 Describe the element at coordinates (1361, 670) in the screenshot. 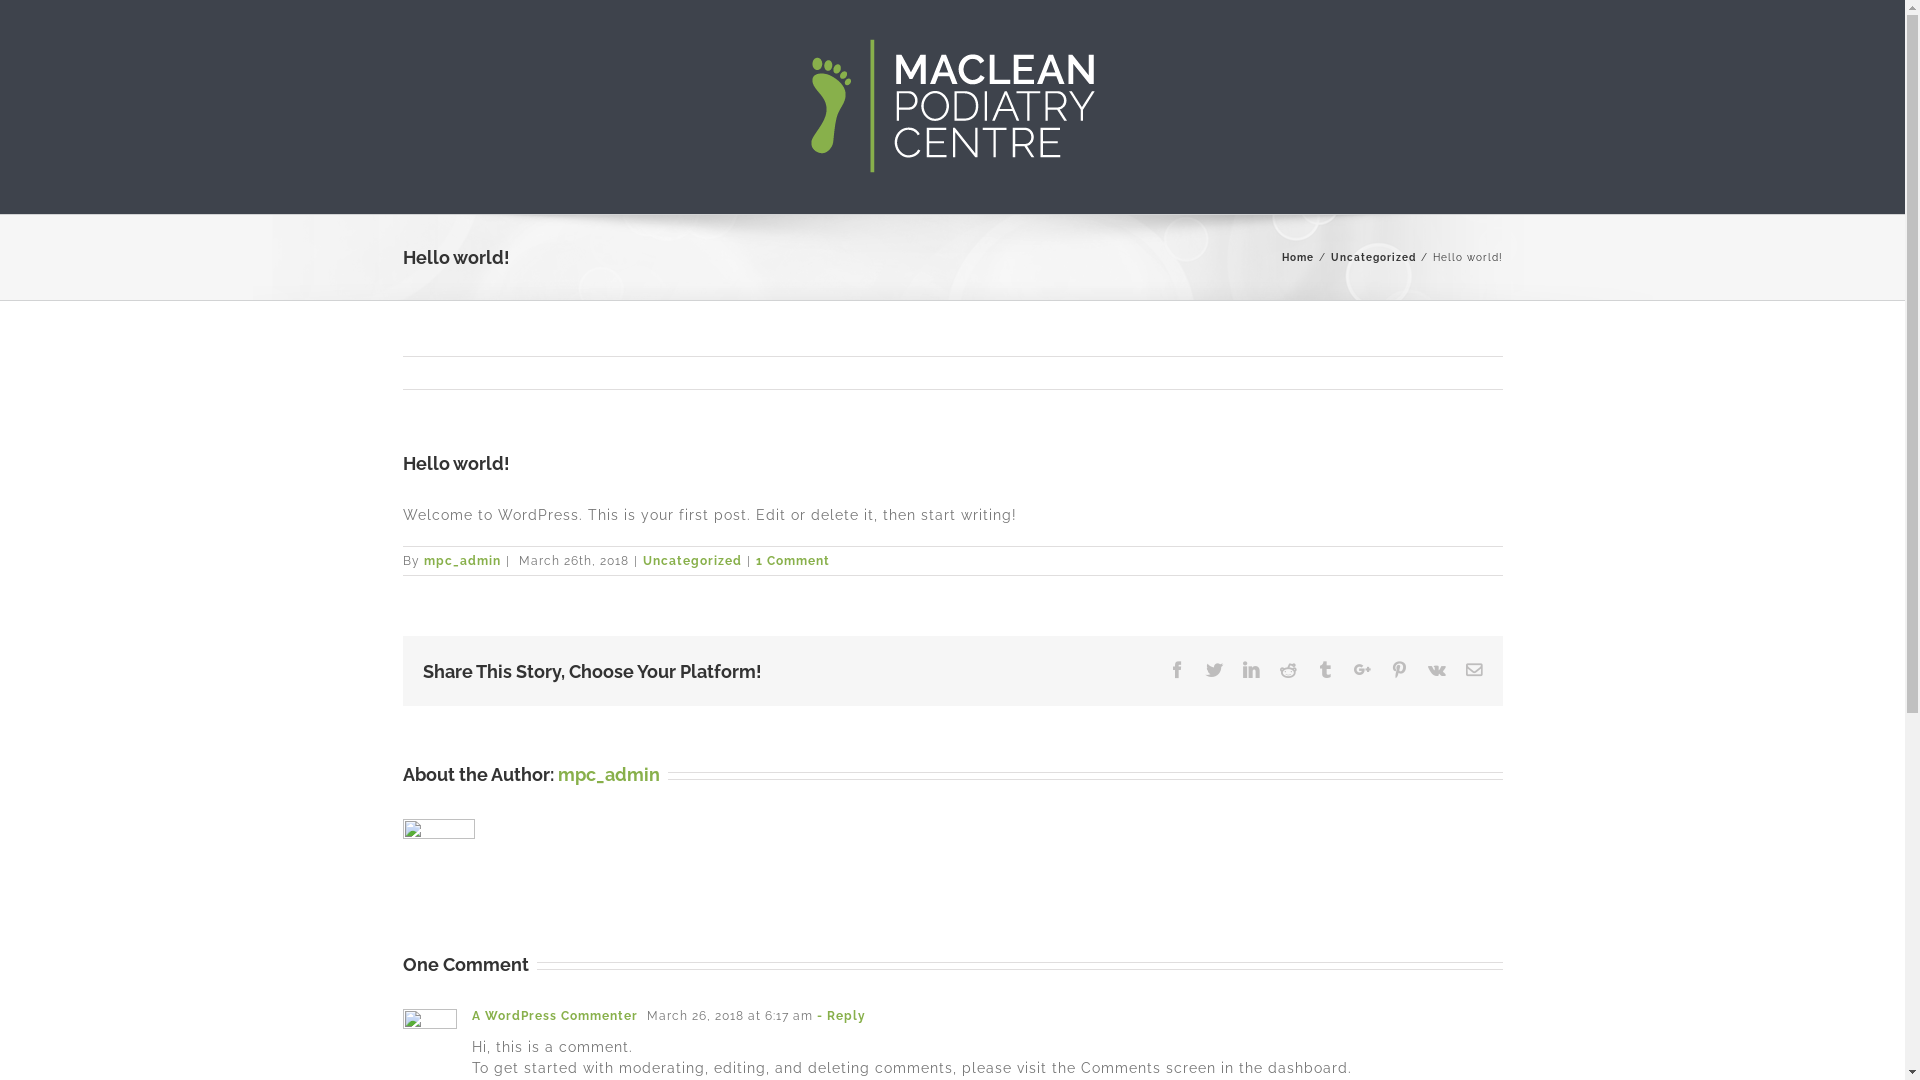

I see `'Google+'` at that location.